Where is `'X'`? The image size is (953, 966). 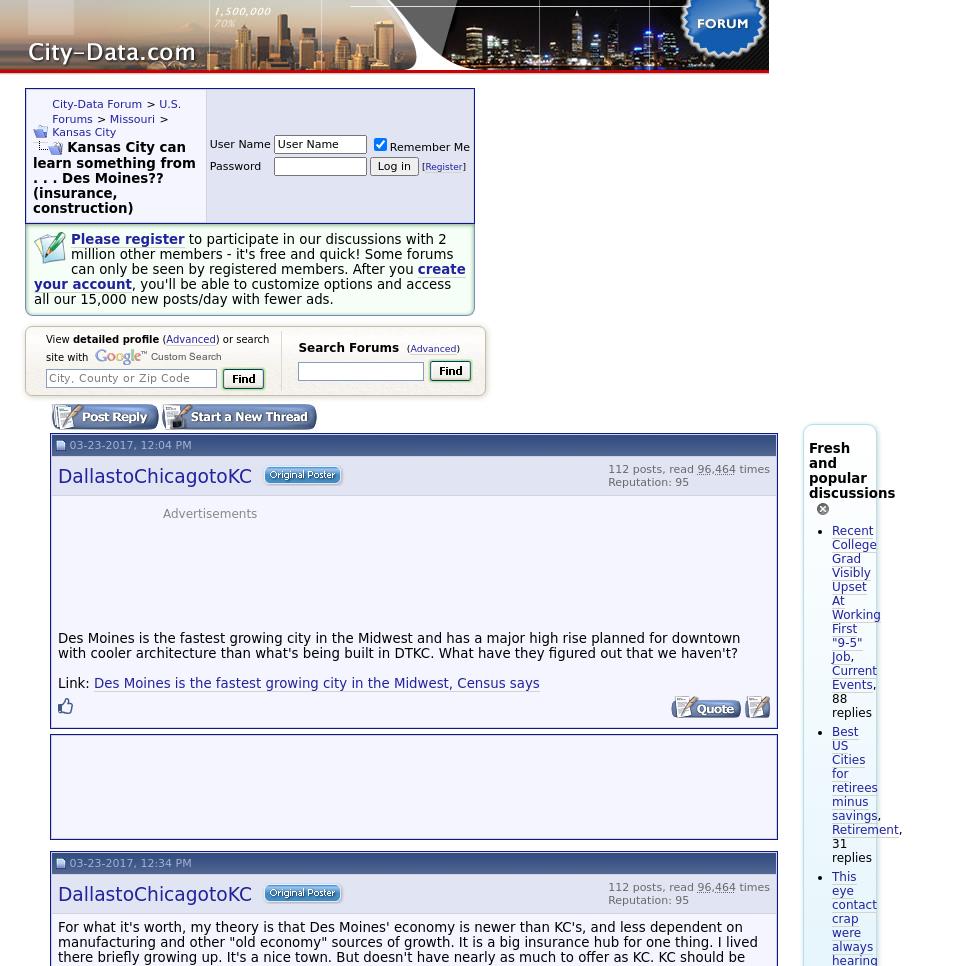
'X' is located at coordinates (370, 10).